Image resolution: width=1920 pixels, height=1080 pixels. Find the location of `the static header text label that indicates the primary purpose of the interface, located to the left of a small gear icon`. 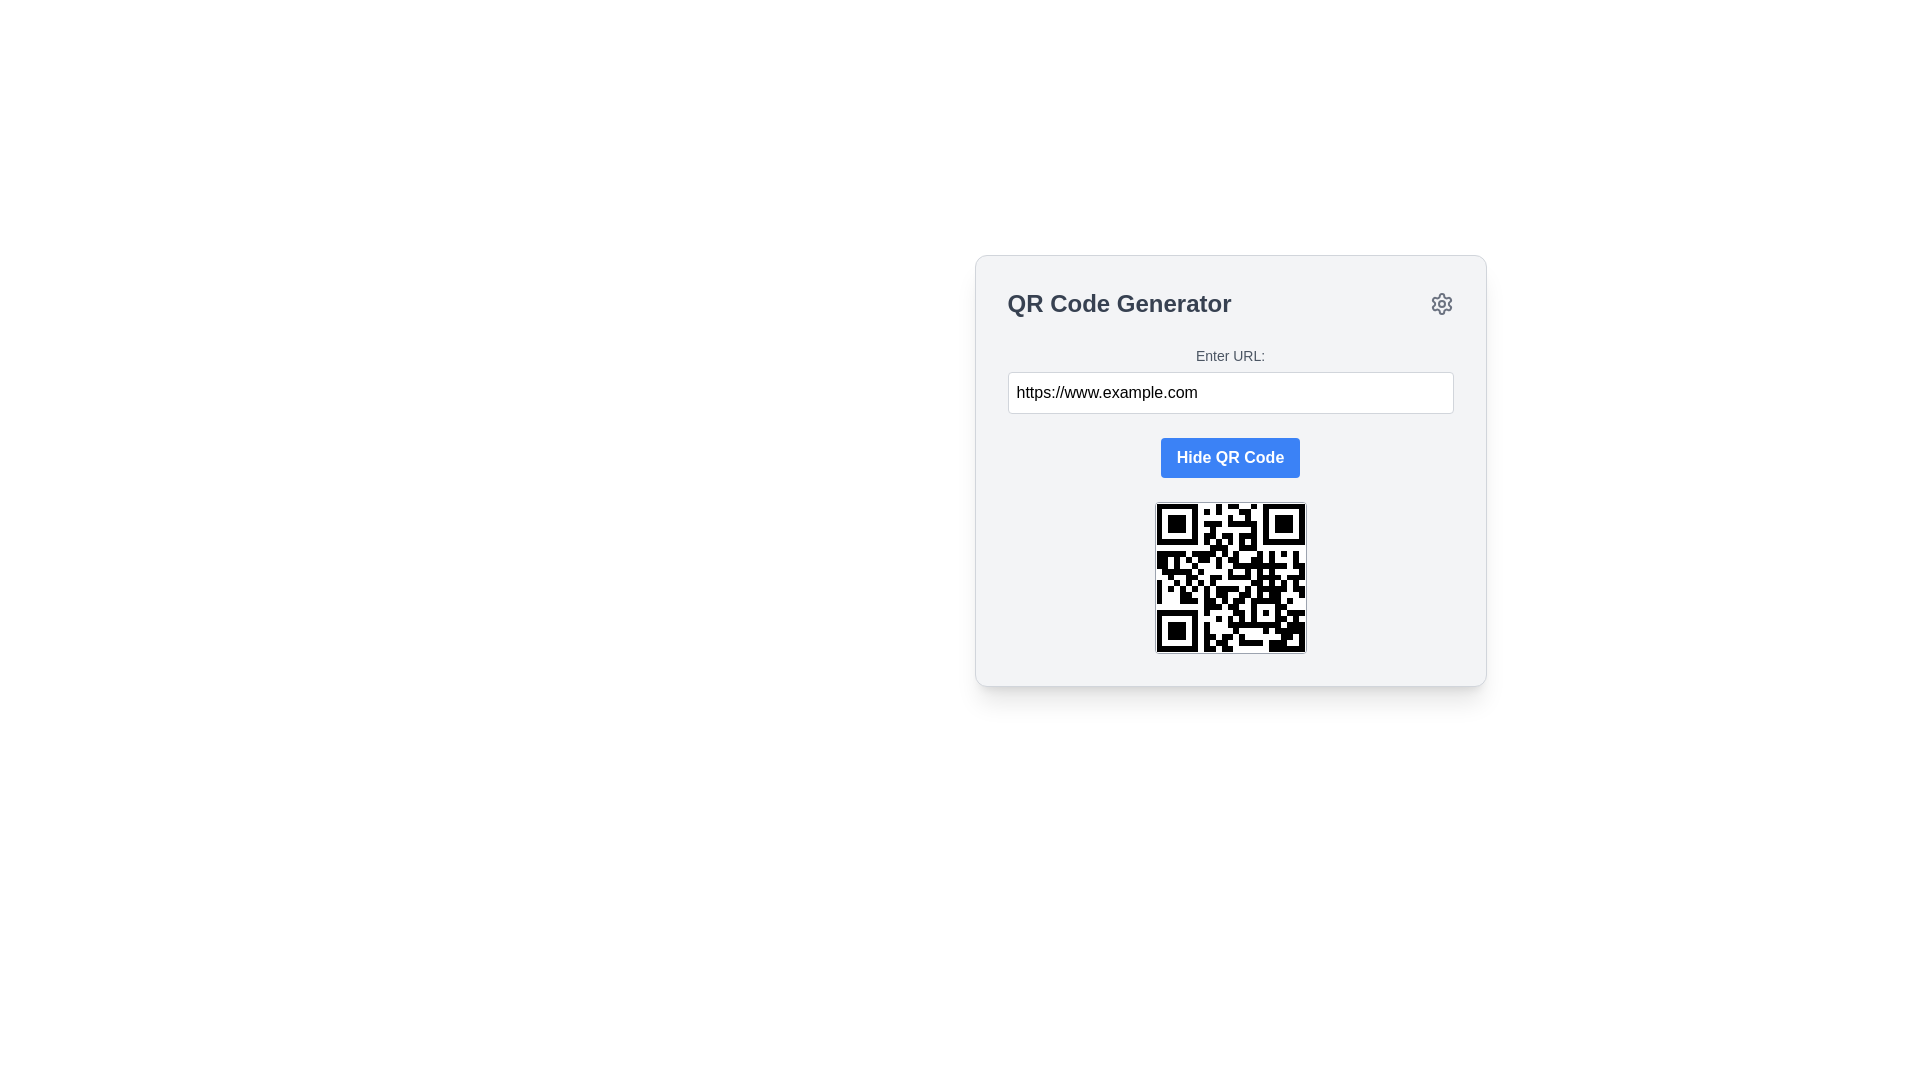

the static header text label that indicates the primary purpose of the interface, located to the left of a small gear icon is located at coordinates (1118, 304).